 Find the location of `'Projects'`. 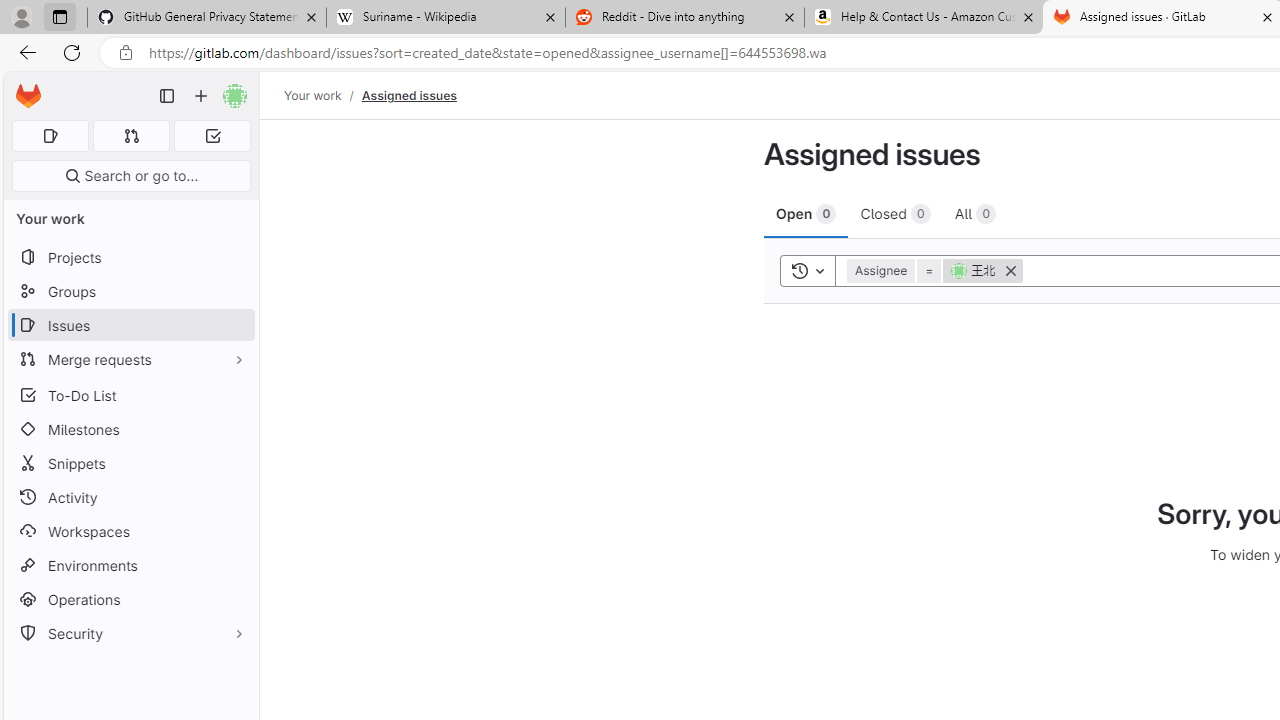

'Projects' is located at coordinates (130, 256).